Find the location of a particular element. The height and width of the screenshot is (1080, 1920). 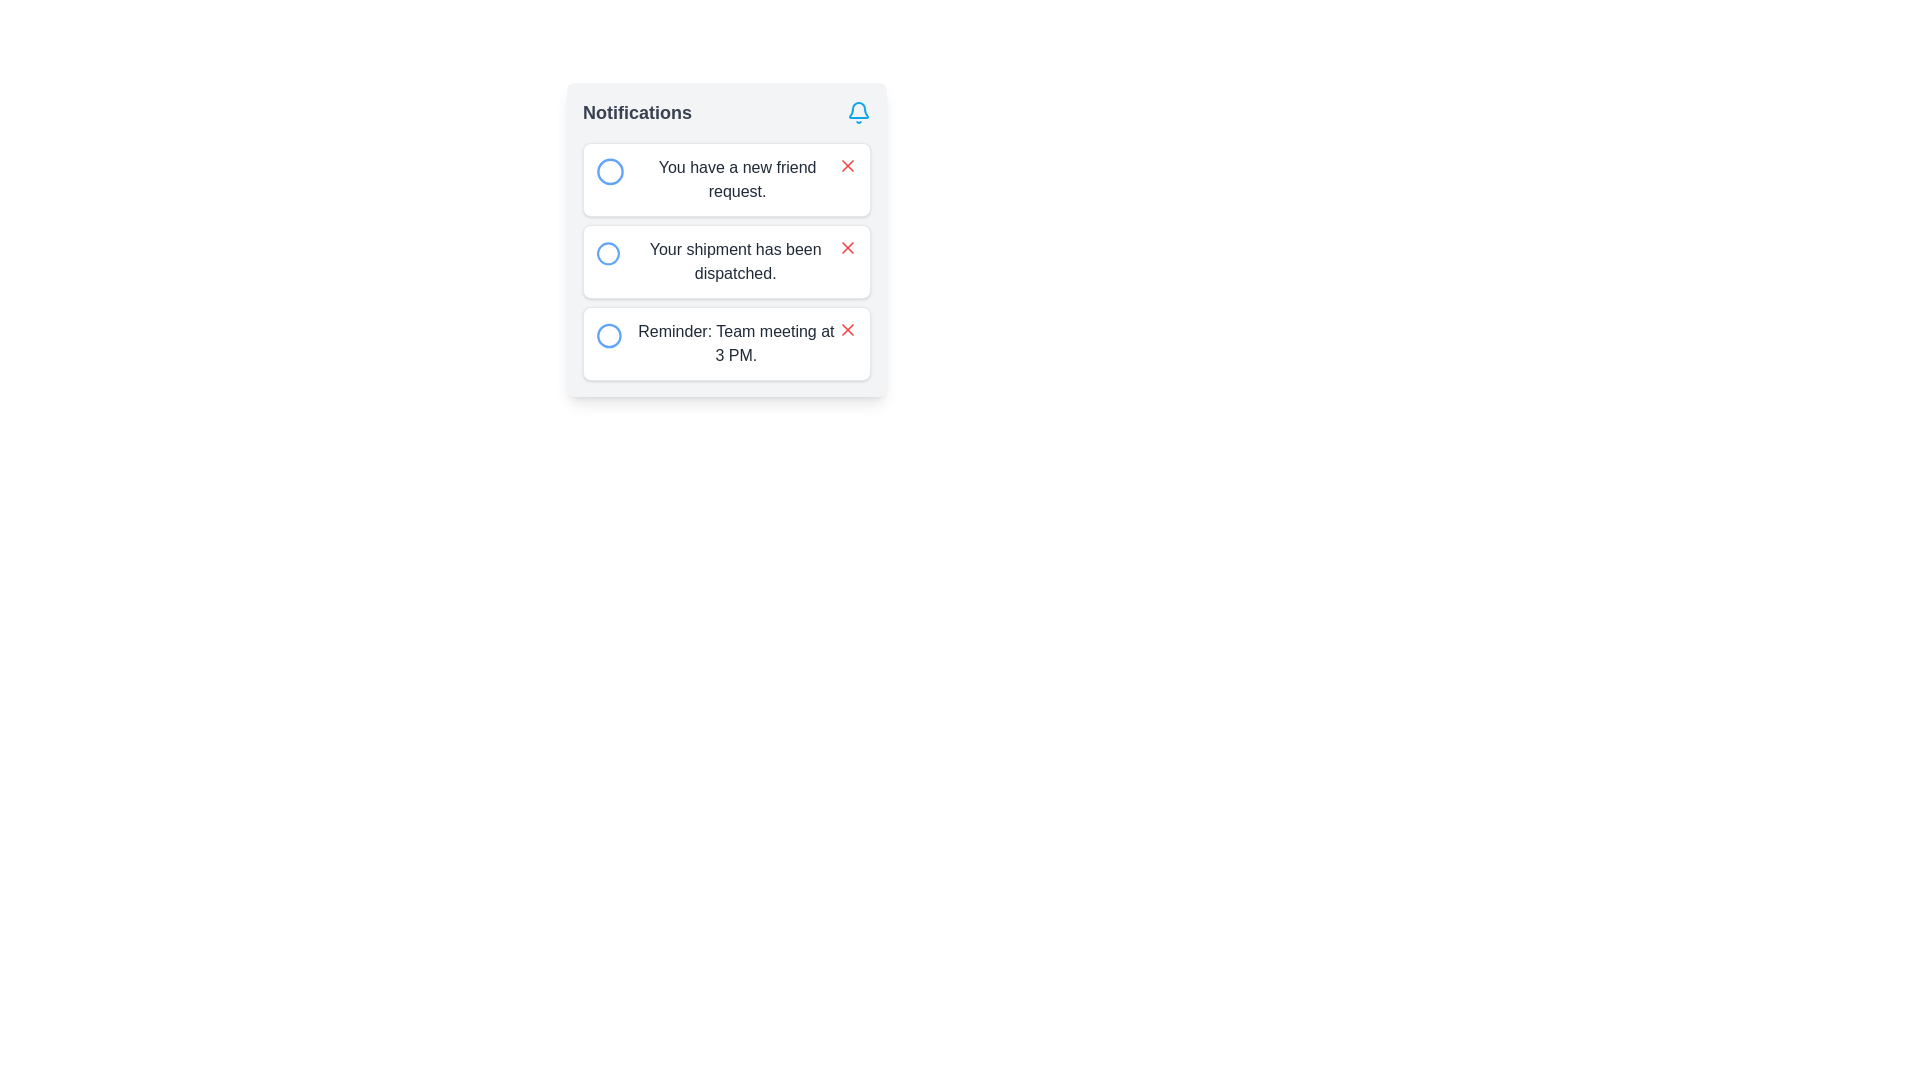

the SVG circle graphic with a blue stroke located in the second notification block next to the text 'Your shipment has been dispatched.' is located at coordinates (607, 253).